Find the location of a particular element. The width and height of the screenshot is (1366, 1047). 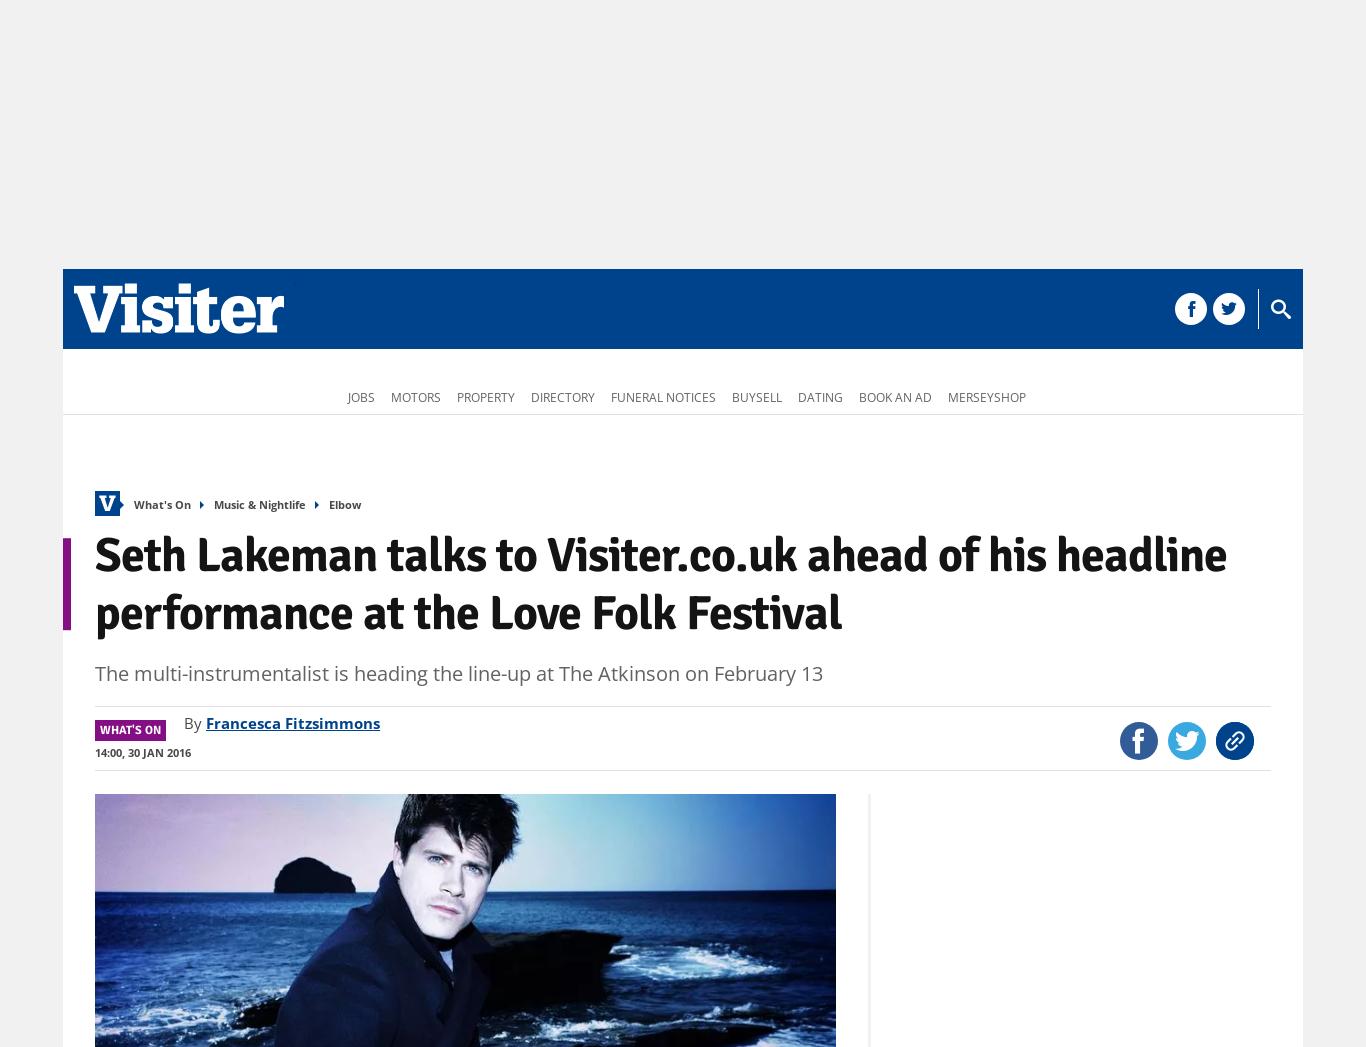

'More' is located at coordinates (887, 309).